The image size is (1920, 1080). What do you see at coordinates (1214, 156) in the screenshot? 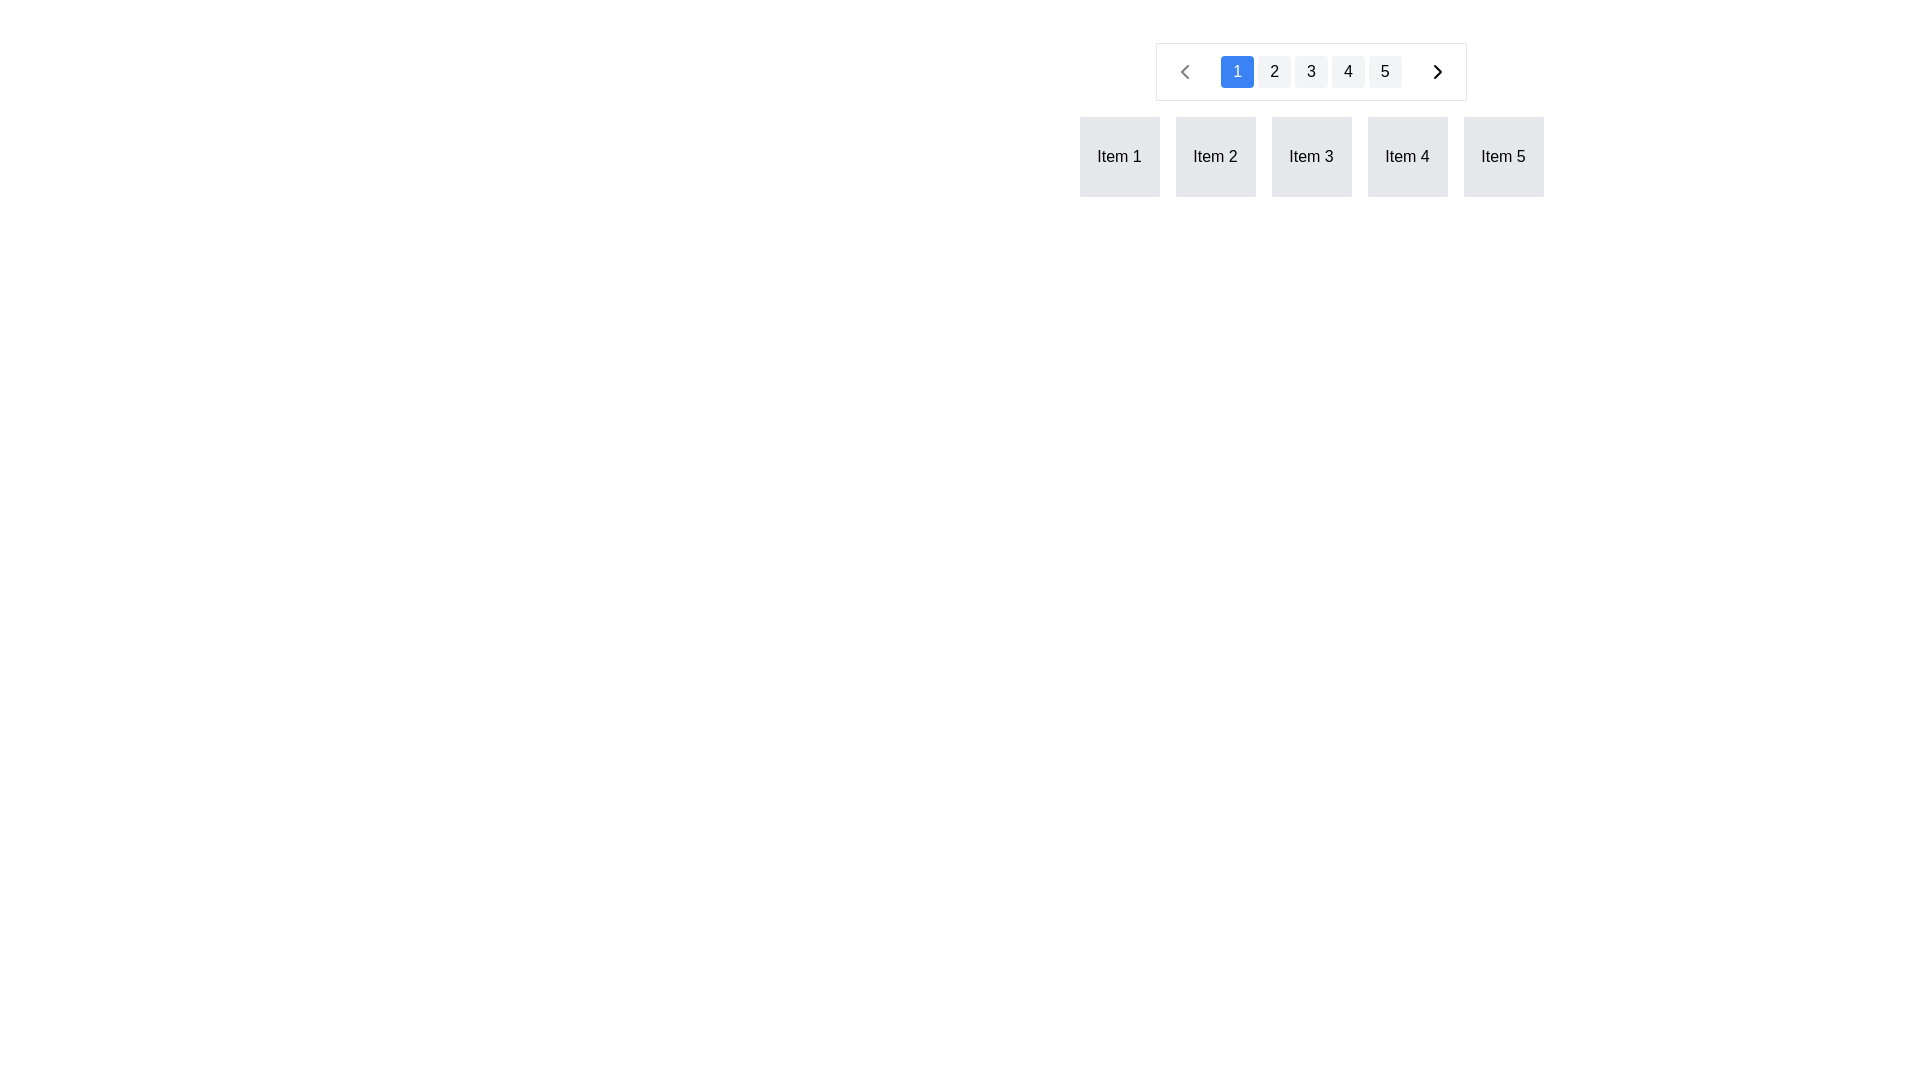
I see `the text label displaying 'Item 2'` at bounding box center [1214, 156].